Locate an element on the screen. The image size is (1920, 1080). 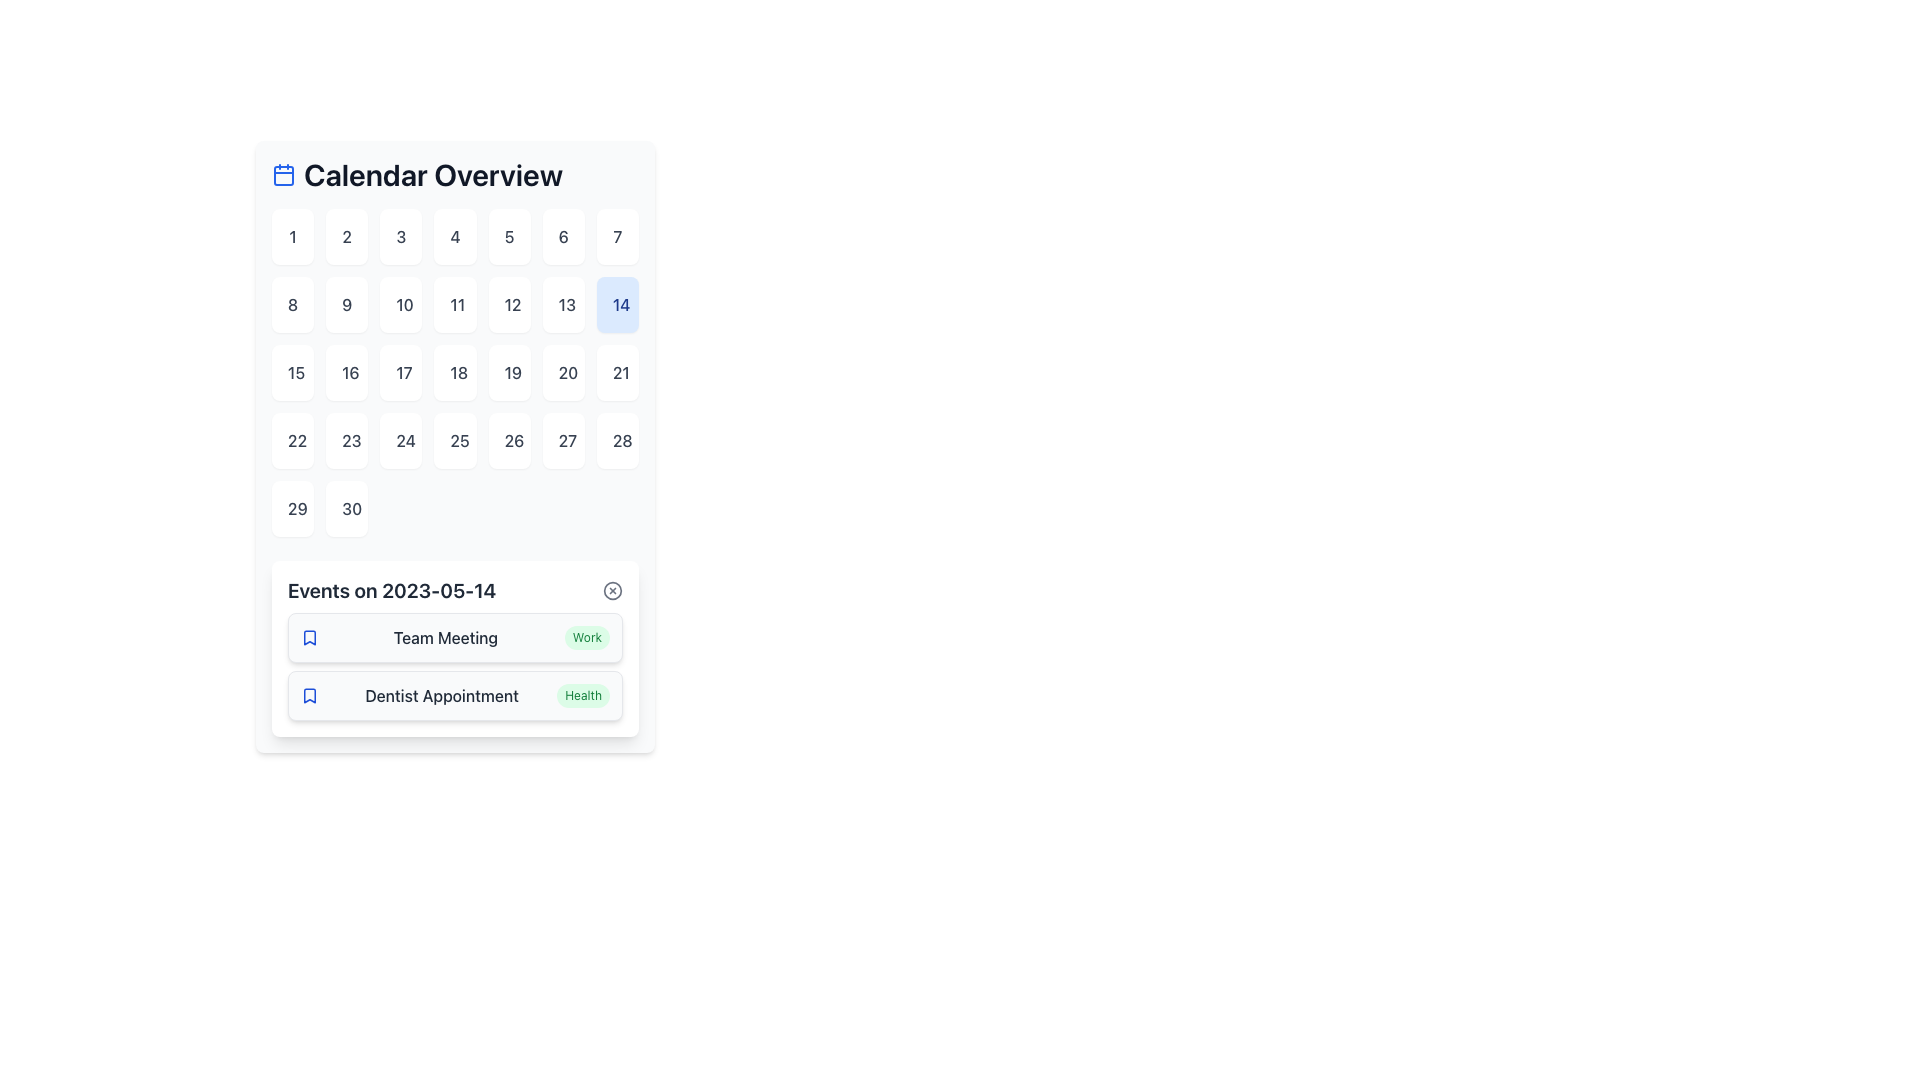
the rectangular button labeled '26' with rounded edges is located at coordinates (509, 439).